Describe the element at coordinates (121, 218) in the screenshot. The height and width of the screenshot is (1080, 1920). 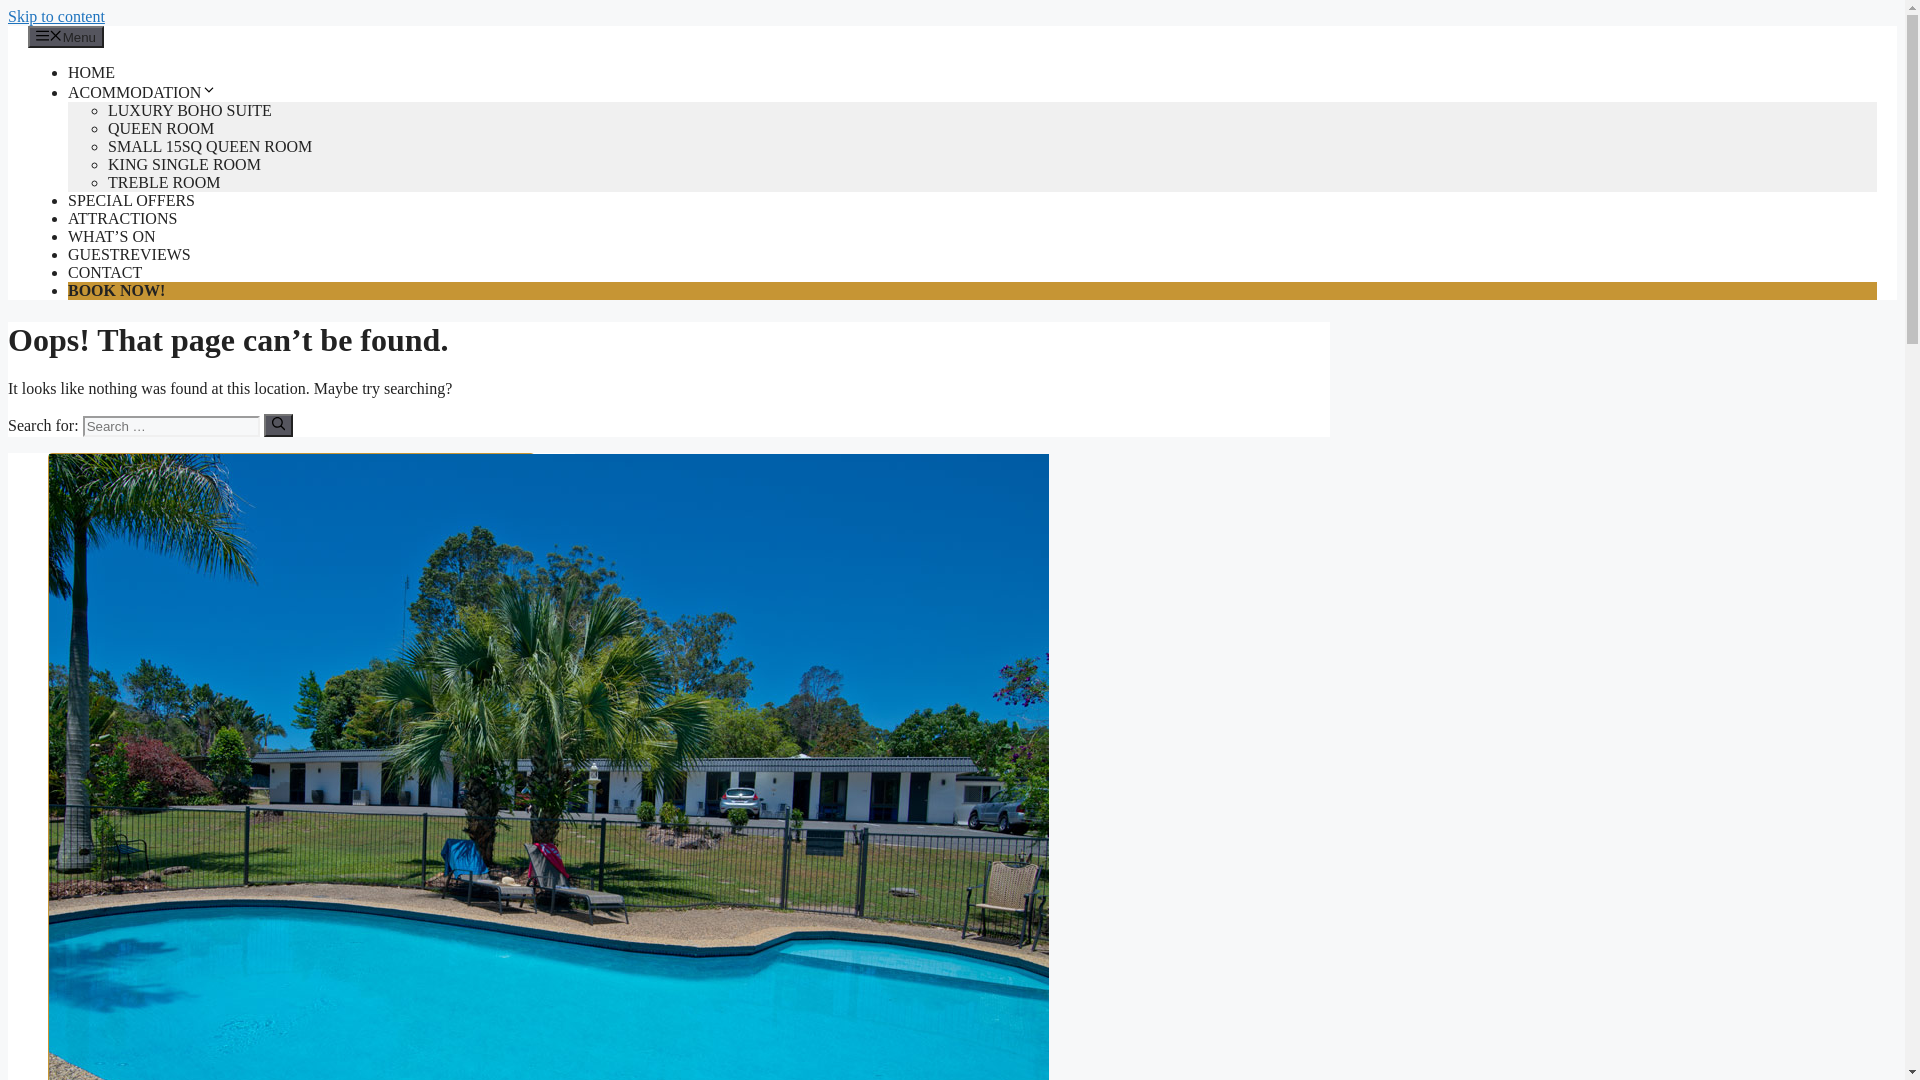
I see `'ATTRACTIONS'` at that location.